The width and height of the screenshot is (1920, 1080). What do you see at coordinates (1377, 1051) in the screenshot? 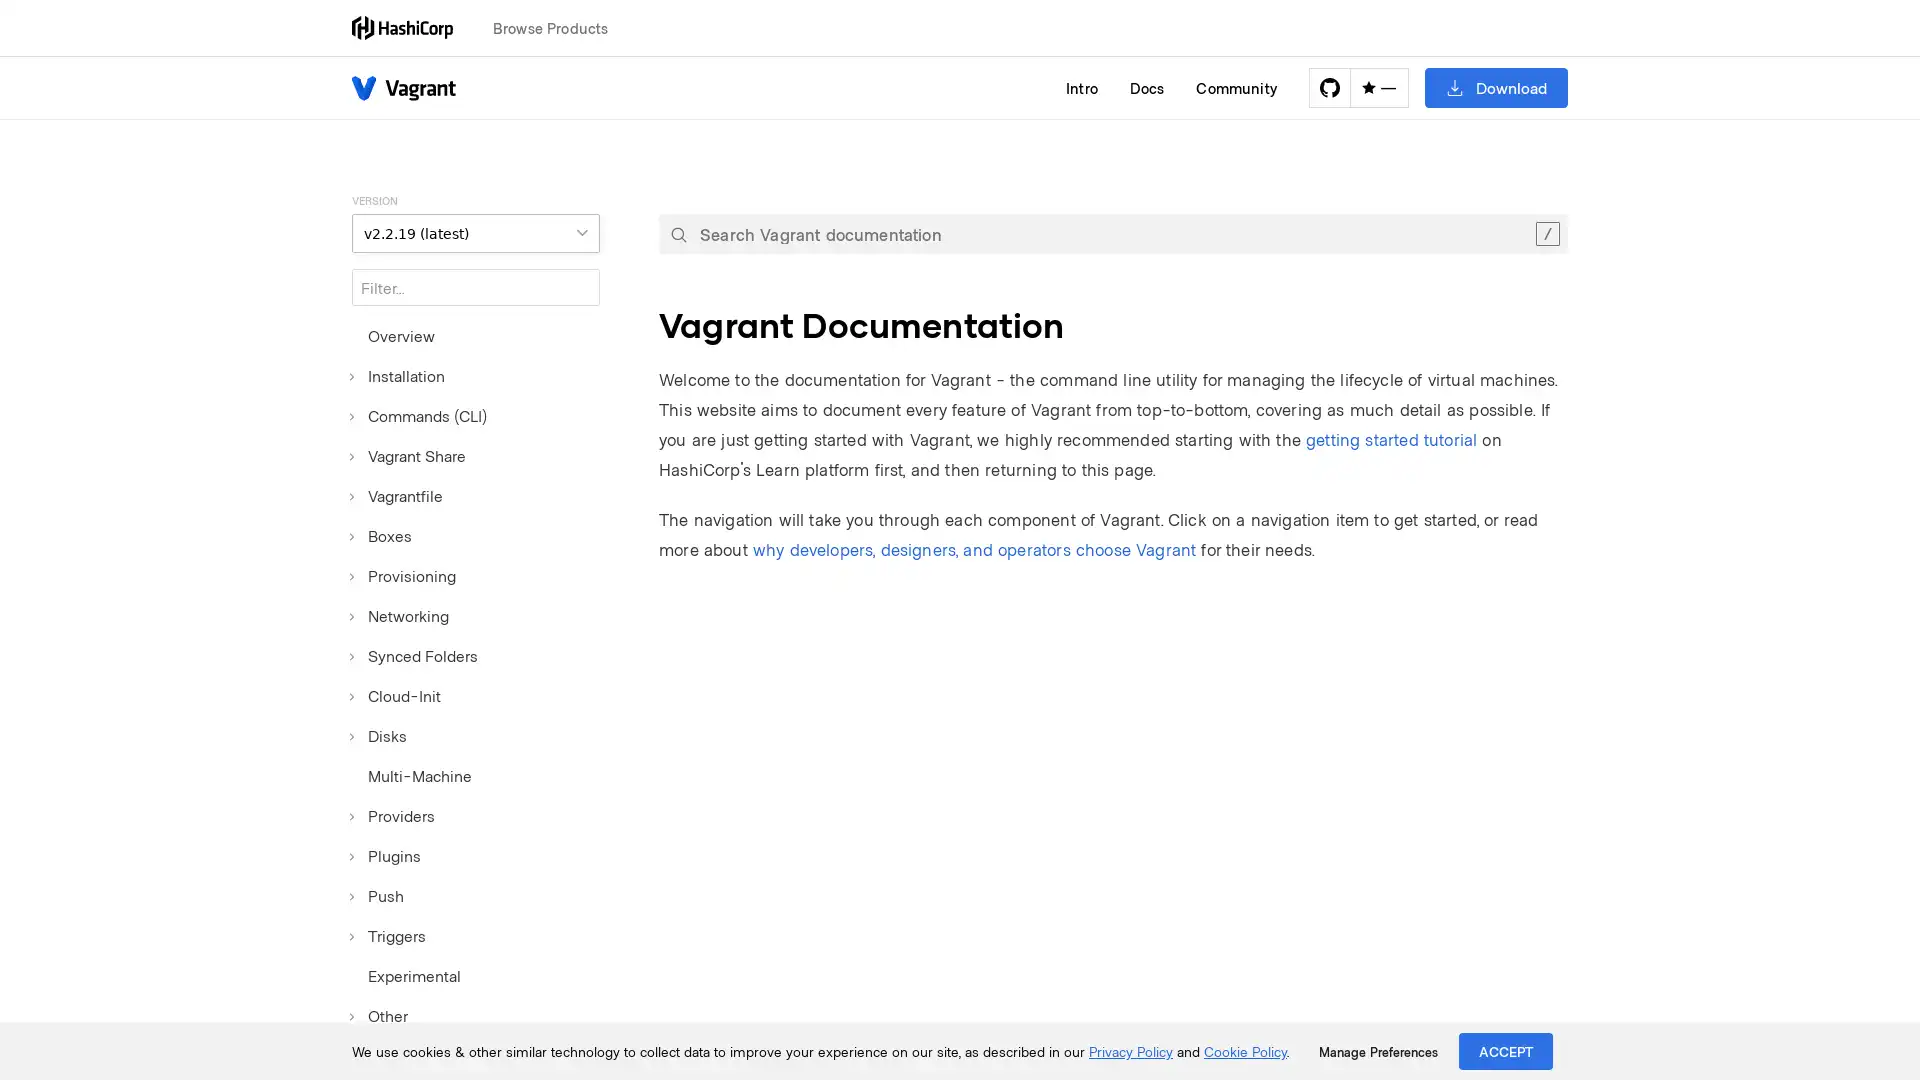
I see `Manage Preferences` at bounding box center [1377, 1051].